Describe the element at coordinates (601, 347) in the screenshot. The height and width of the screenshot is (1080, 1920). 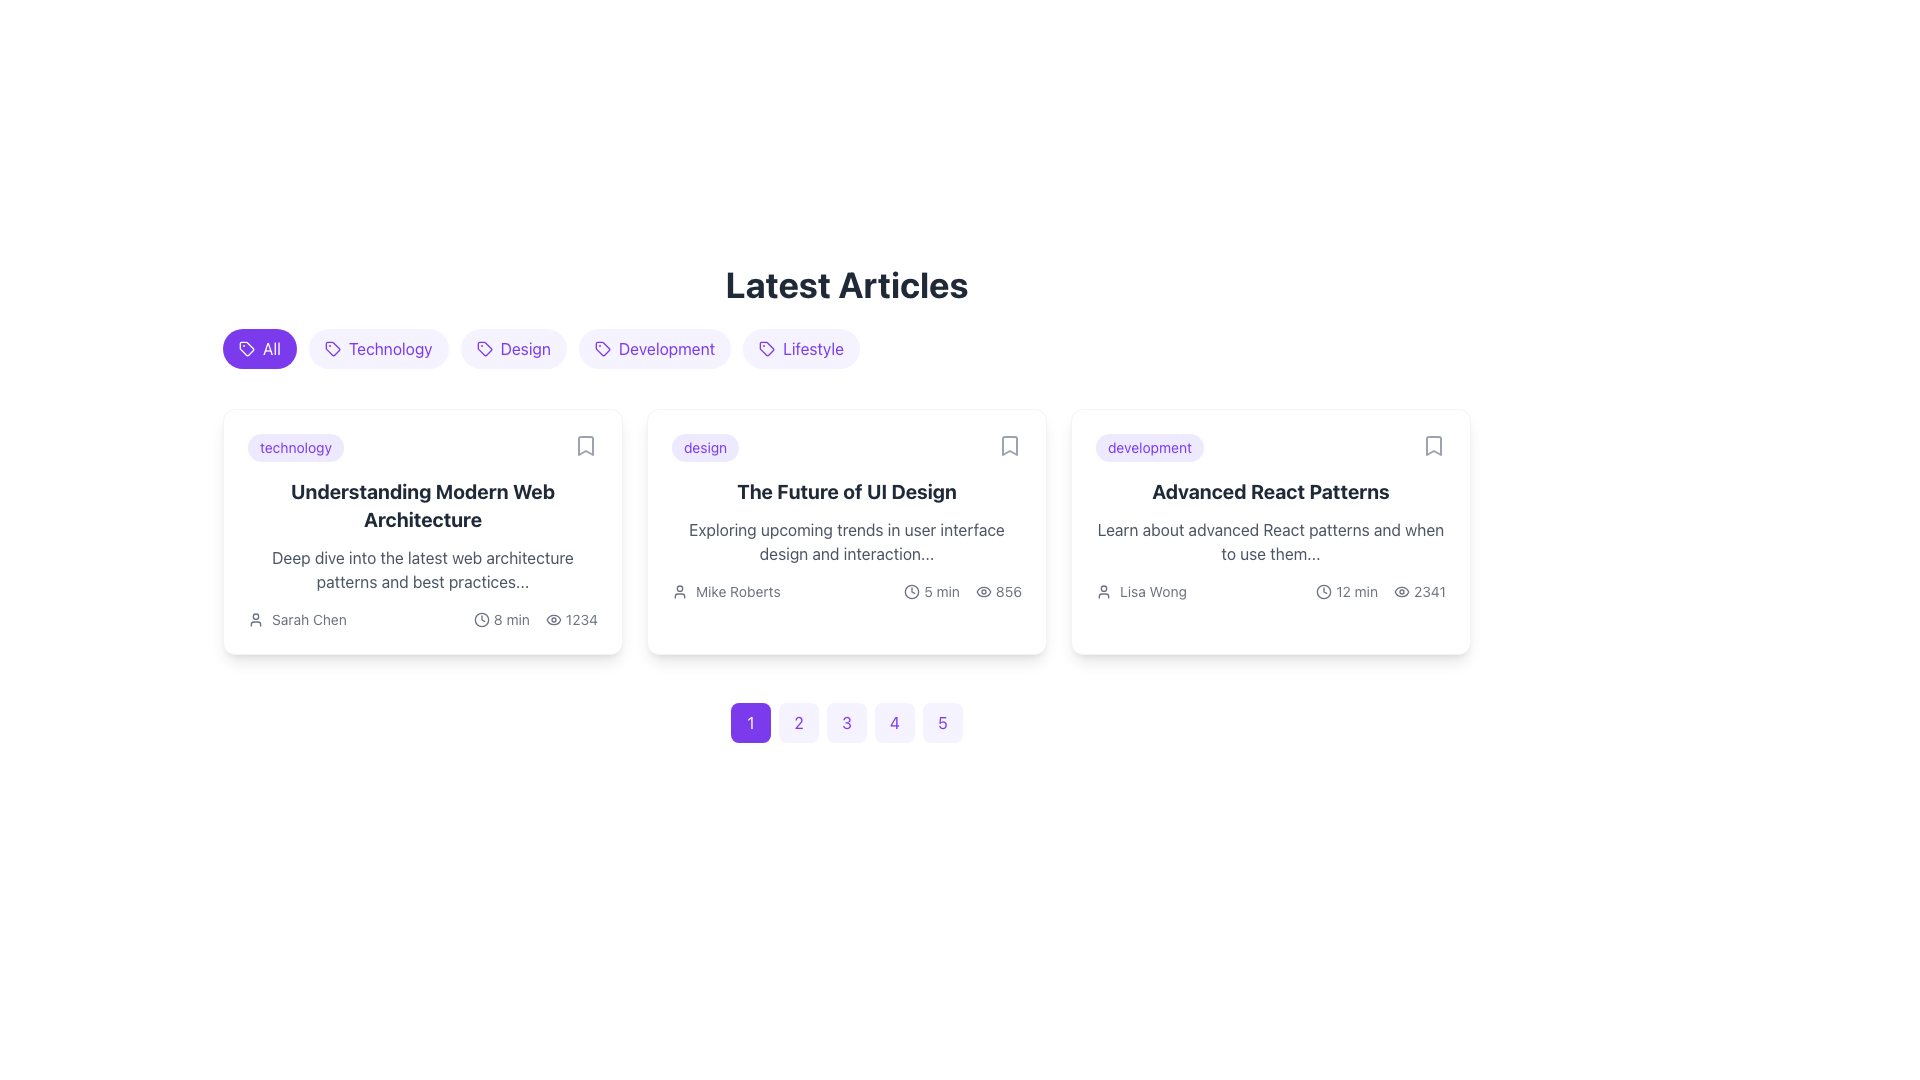
I see `the 'Development' tag icon, which is a representative graphic positioned to the left of the text 'Development' in a horizontal arrangement of similar UI elements` at that location.